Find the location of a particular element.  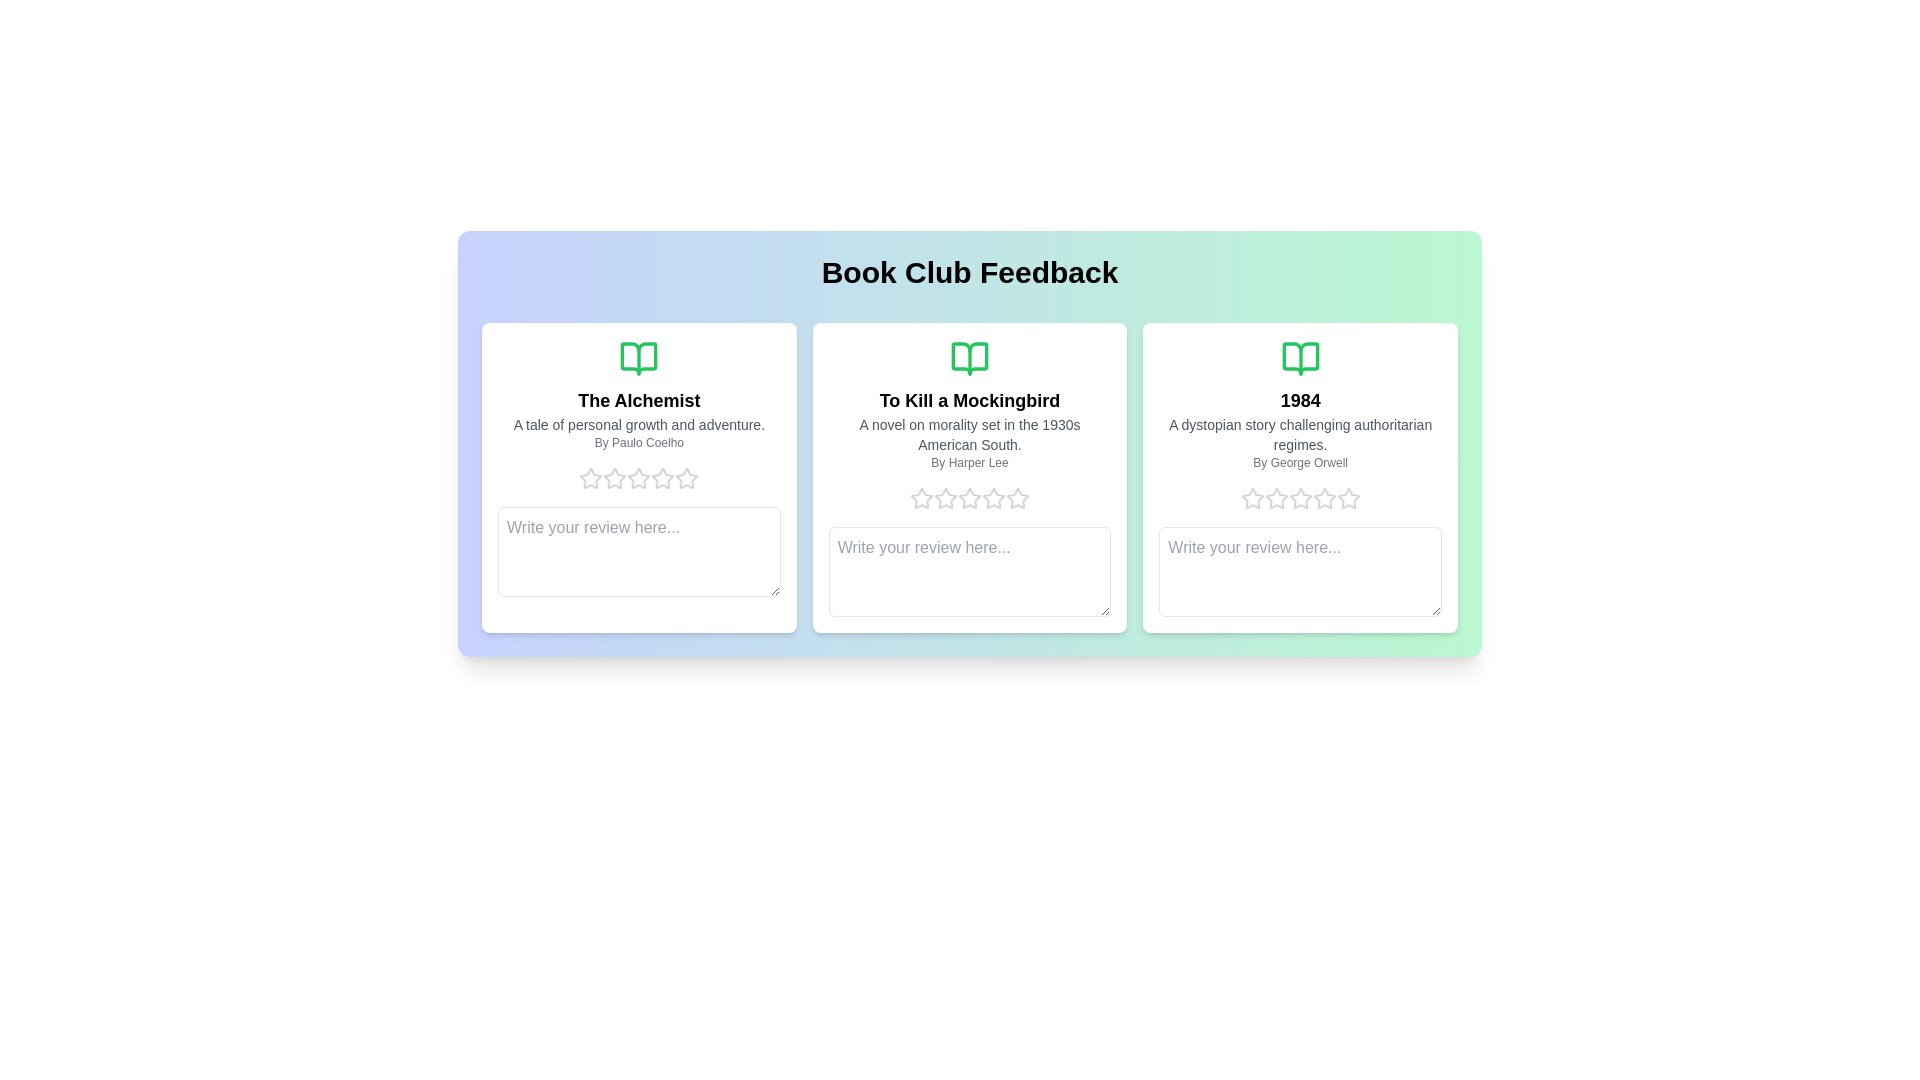

the descriptive text displayed in gray color below the title 'To Kill a Mockingbird' in the Book Club Feedback interface is located at coordinates (969, 434).